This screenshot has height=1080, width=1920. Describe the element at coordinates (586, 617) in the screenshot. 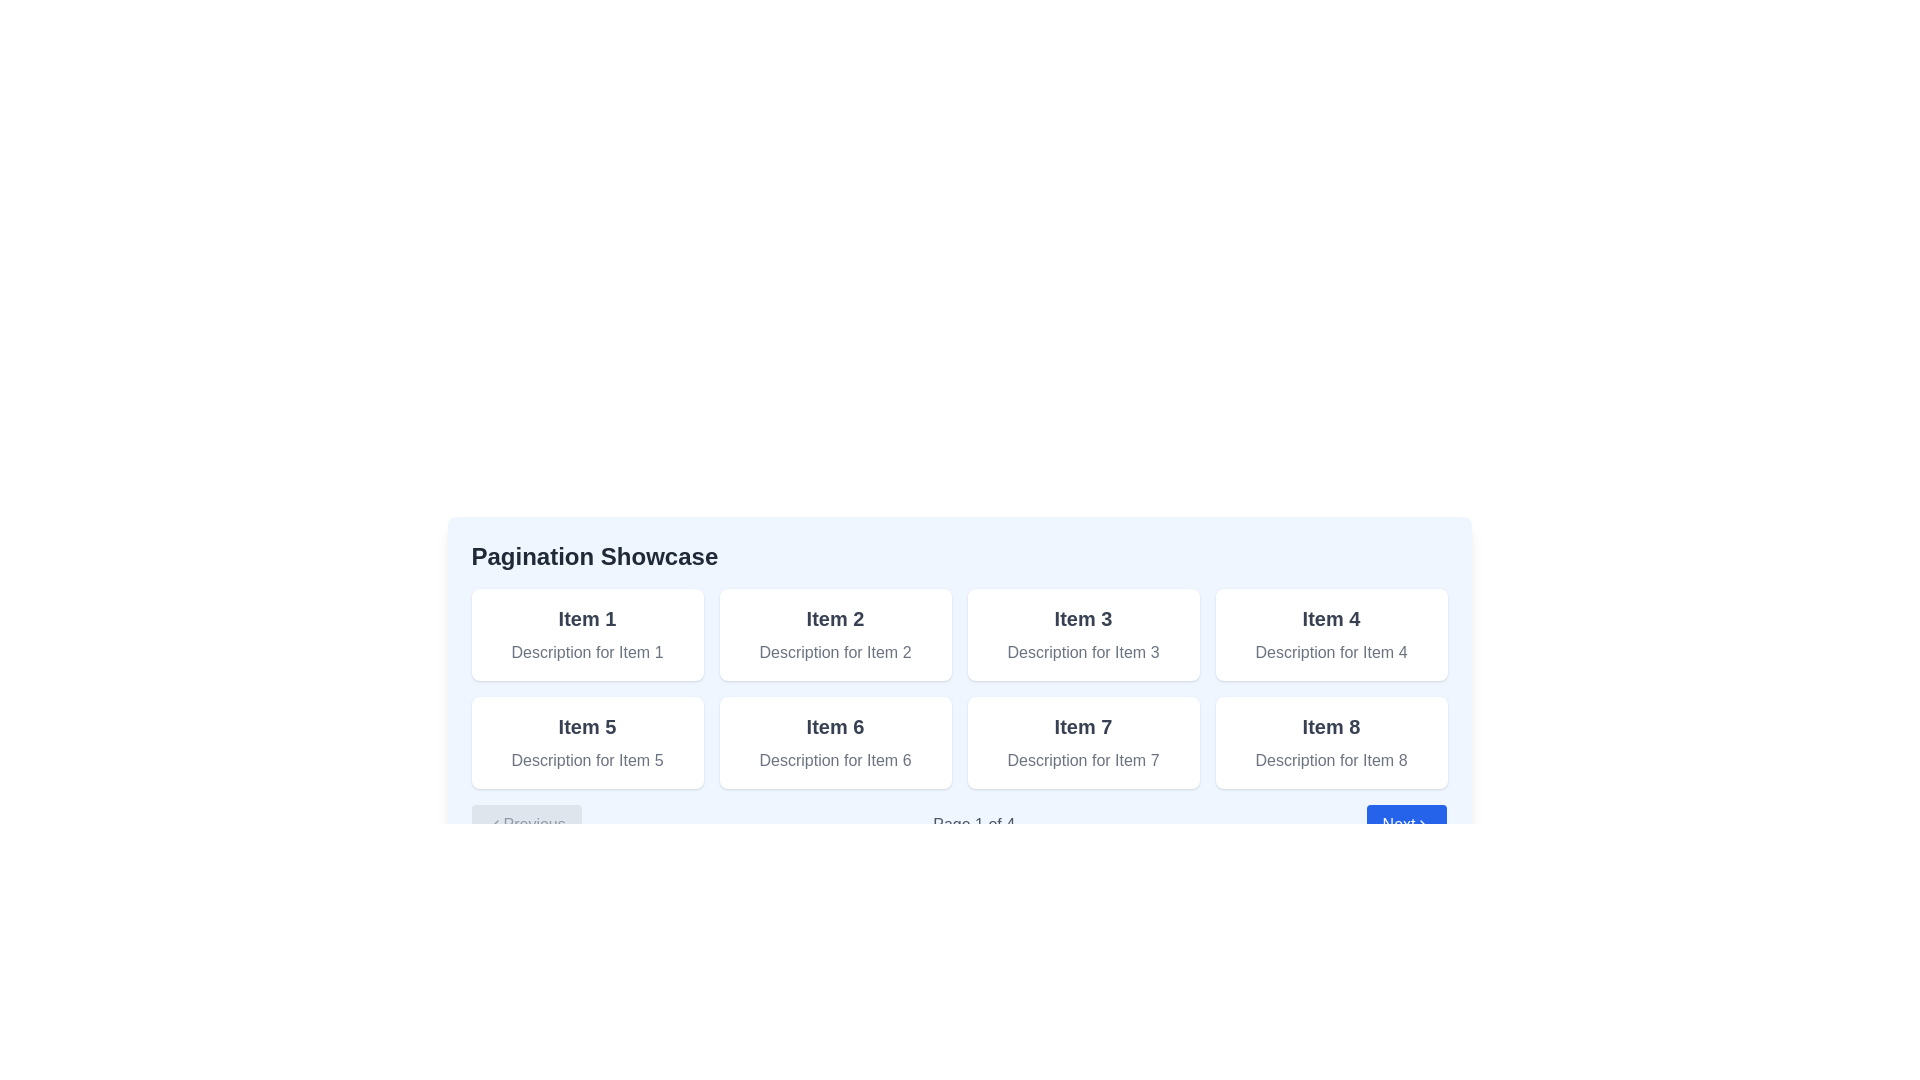

I see `the title label located at the top-left of the item card which distinguishes it from other cards, positioned above the 'Description for Item 1'` at that location.